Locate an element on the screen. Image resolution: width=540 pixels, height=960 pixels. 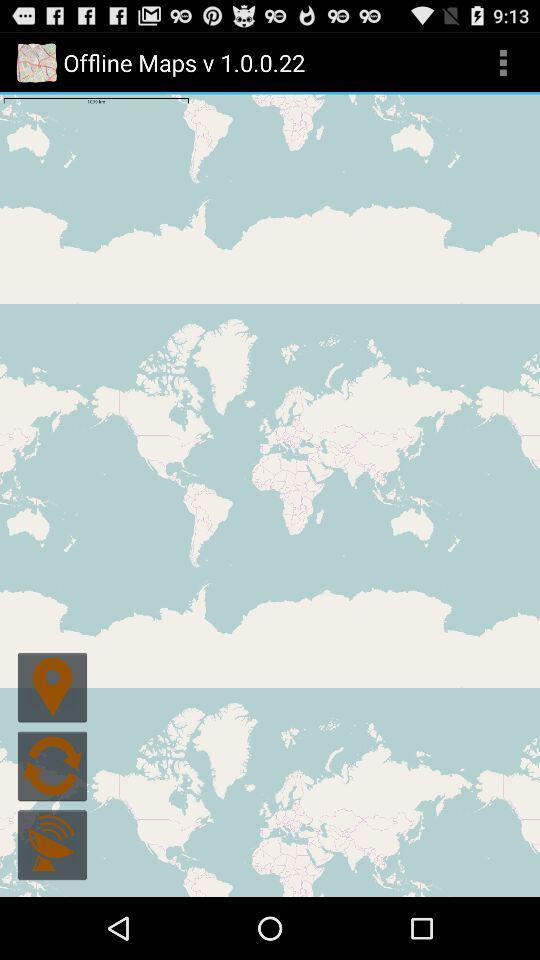
app to the right of the offline maps v item is located at coordinates (502, 62).